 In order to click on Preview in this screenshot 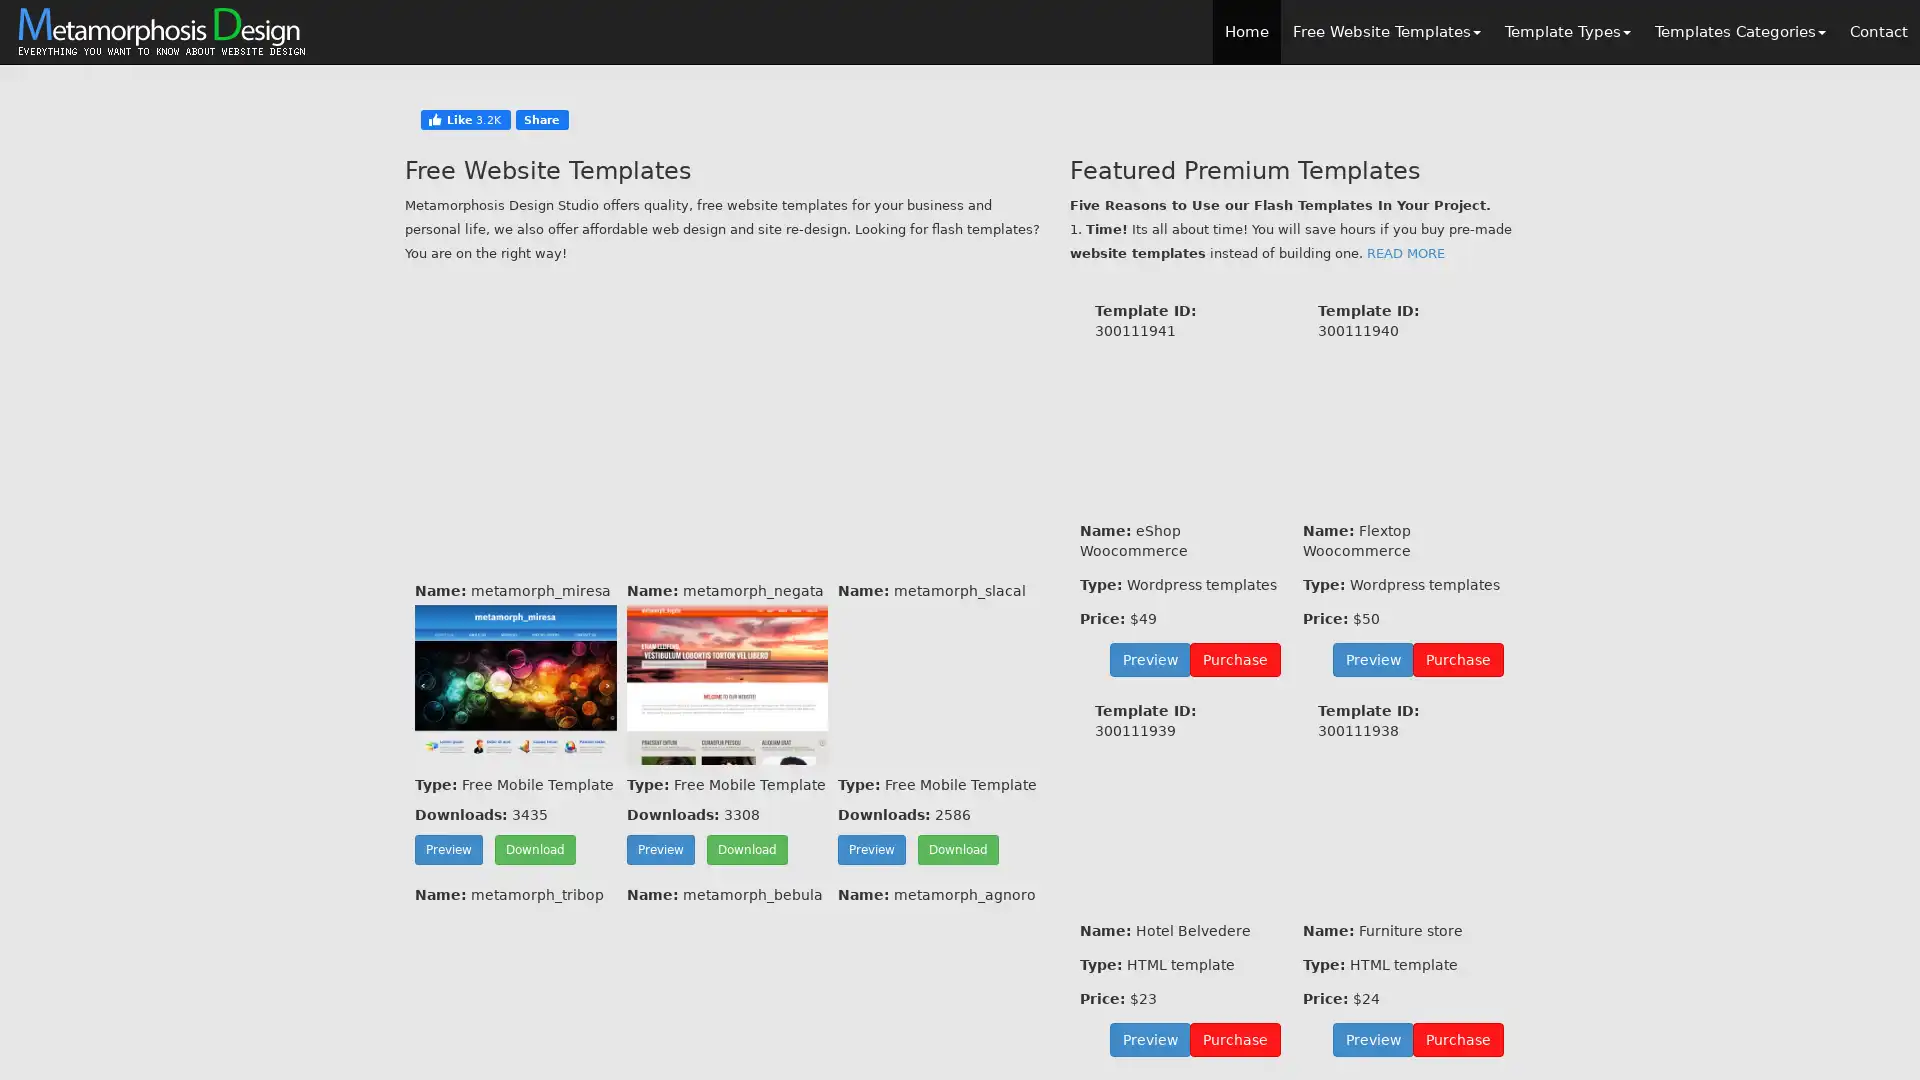, I will do `click(1150, 659)`.